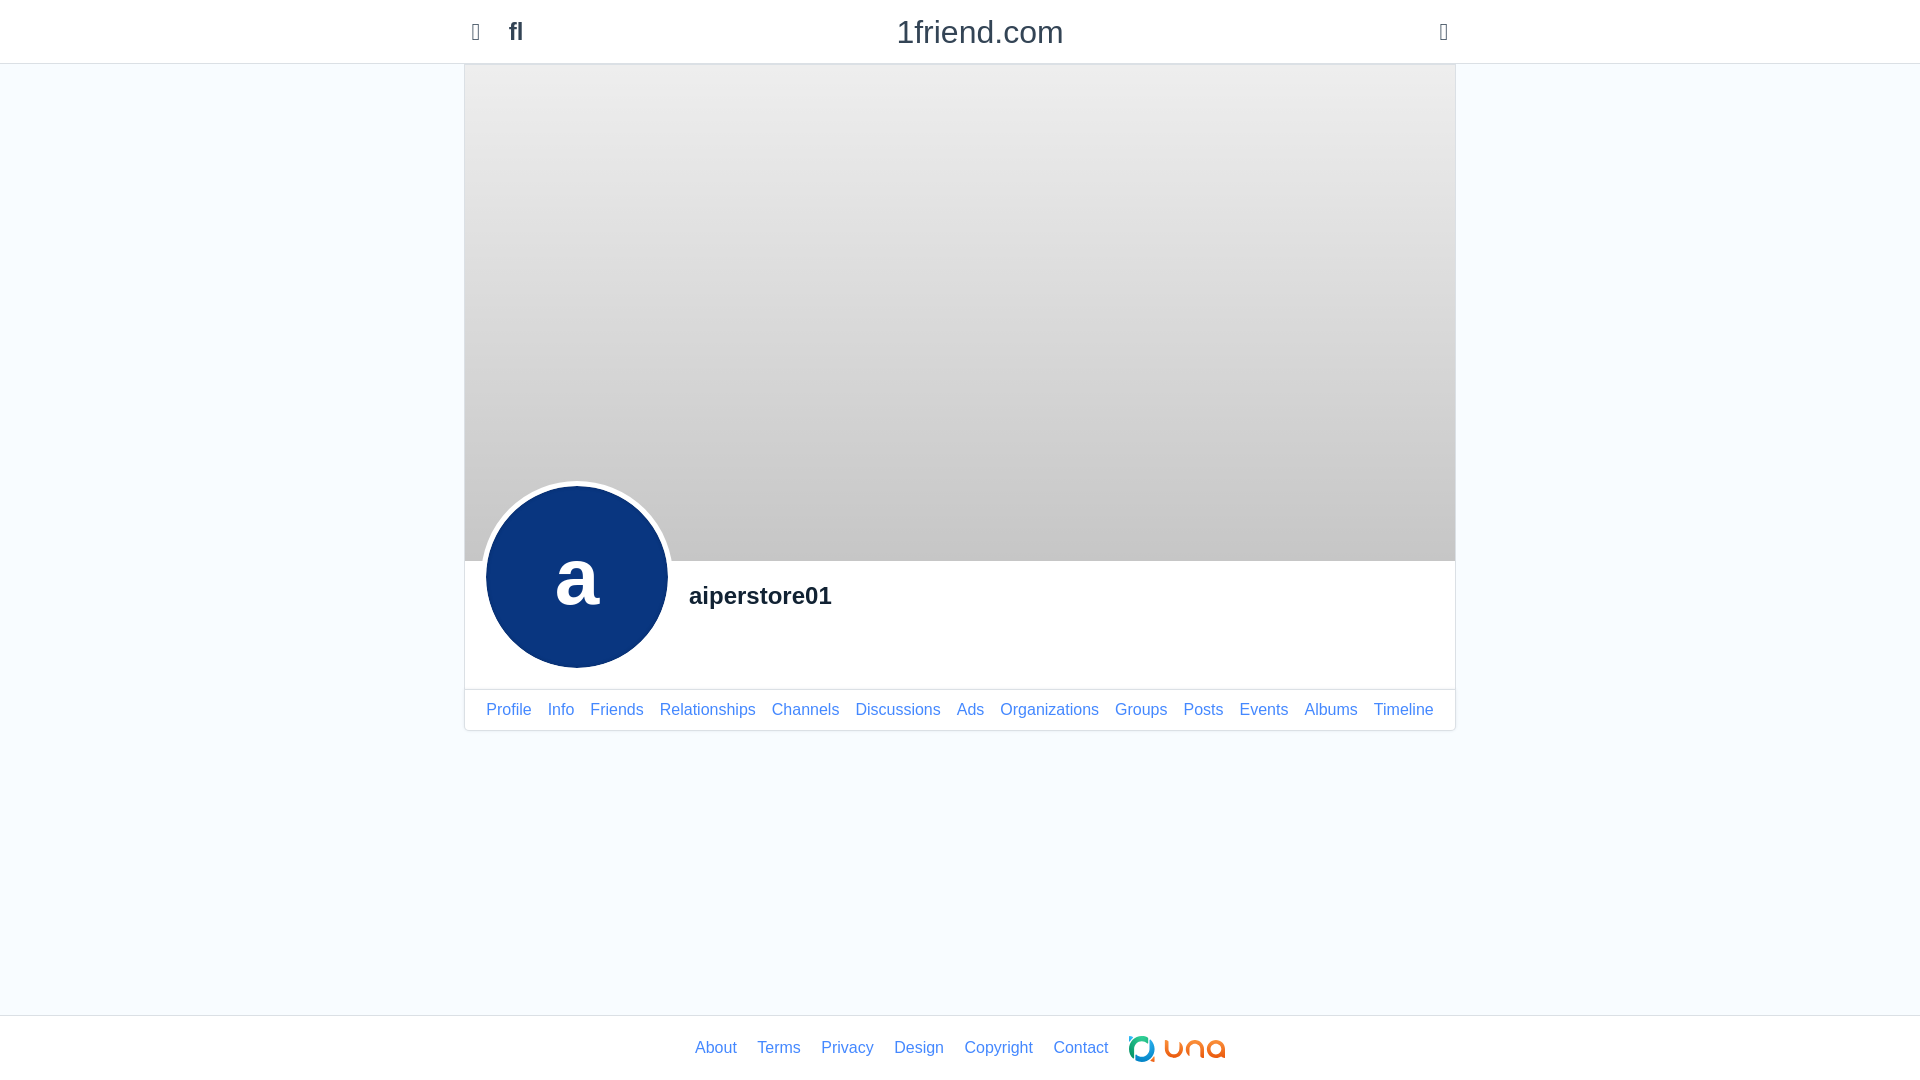  What do you see at coordinates (1402, 708) in the screenshot?
I see `'Timeline'` at bounding box center [1402, 708].